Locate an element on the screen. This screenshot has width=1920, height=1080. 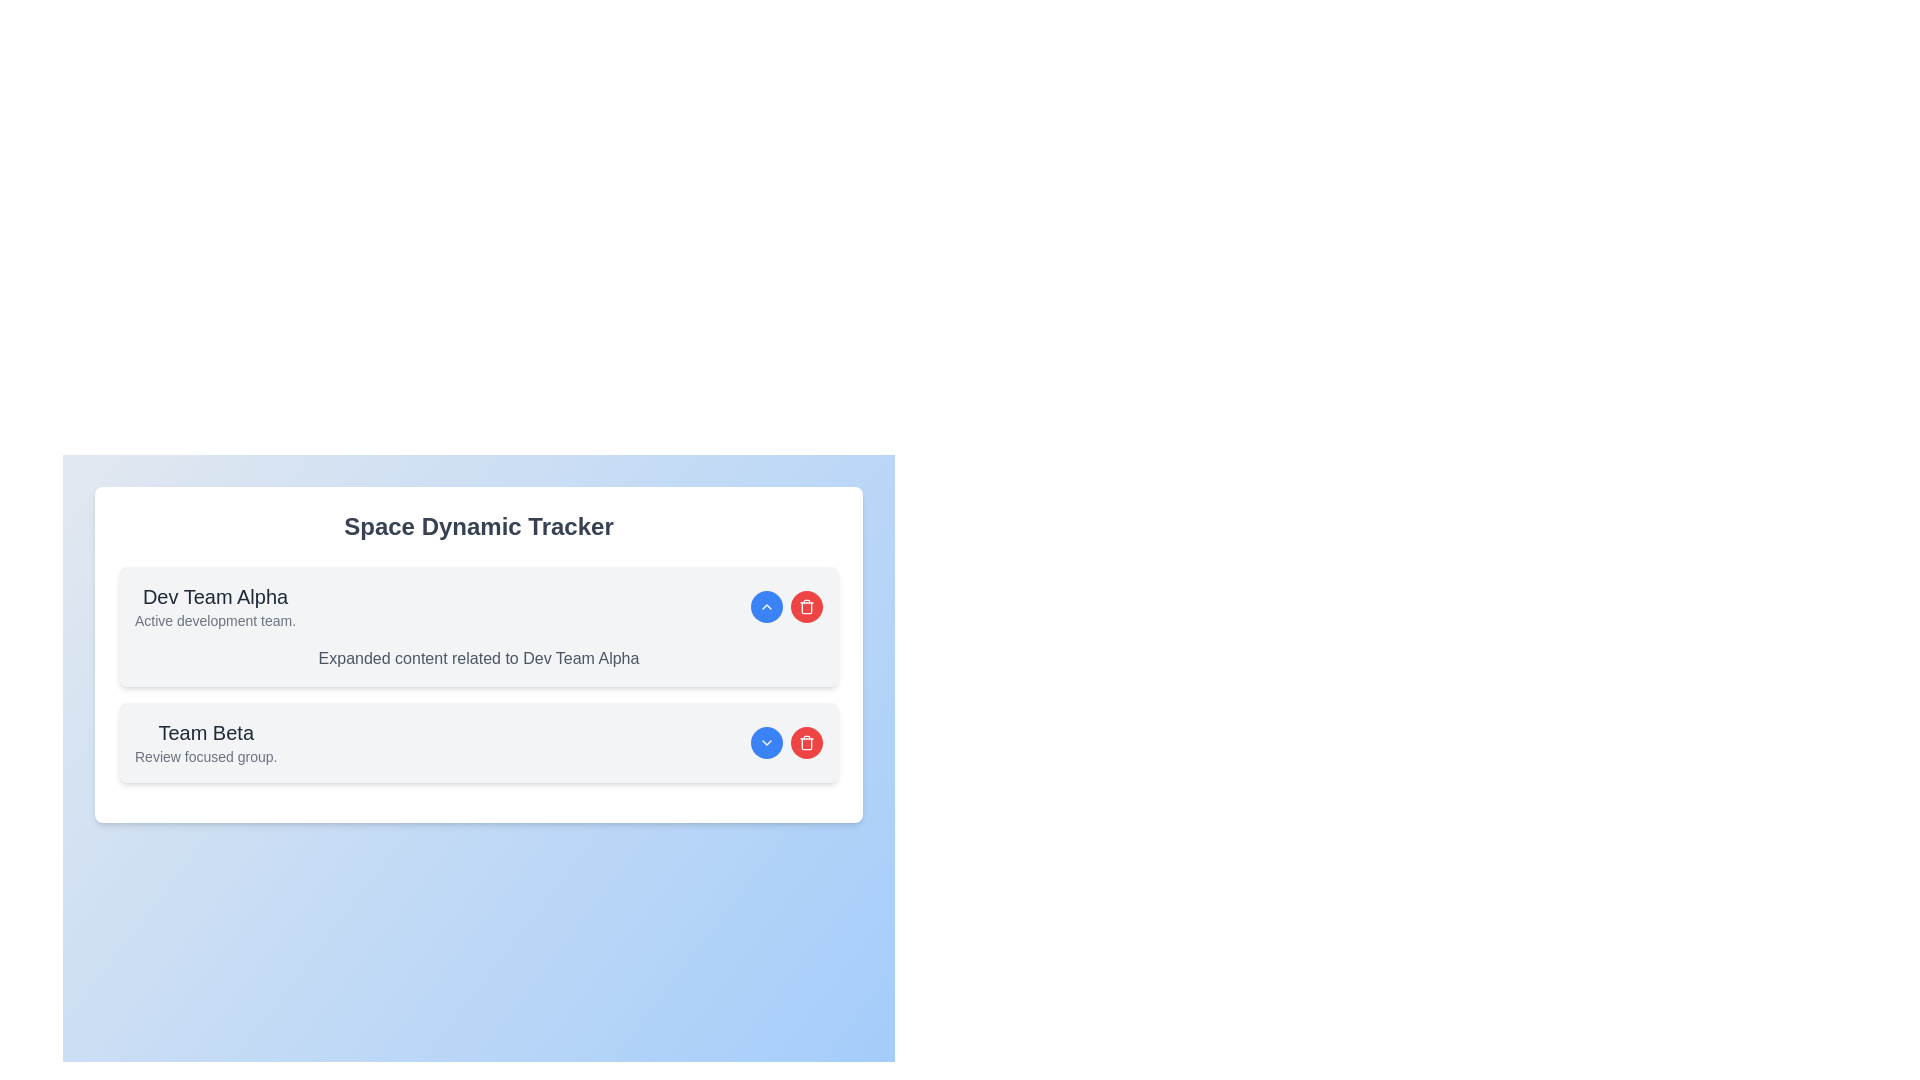
the circular blue button with a white downward-pointing chevron icon, located towards the right end of the 'Team Beta' section, just before the red trash icon button is located at coordinates (766, 743).